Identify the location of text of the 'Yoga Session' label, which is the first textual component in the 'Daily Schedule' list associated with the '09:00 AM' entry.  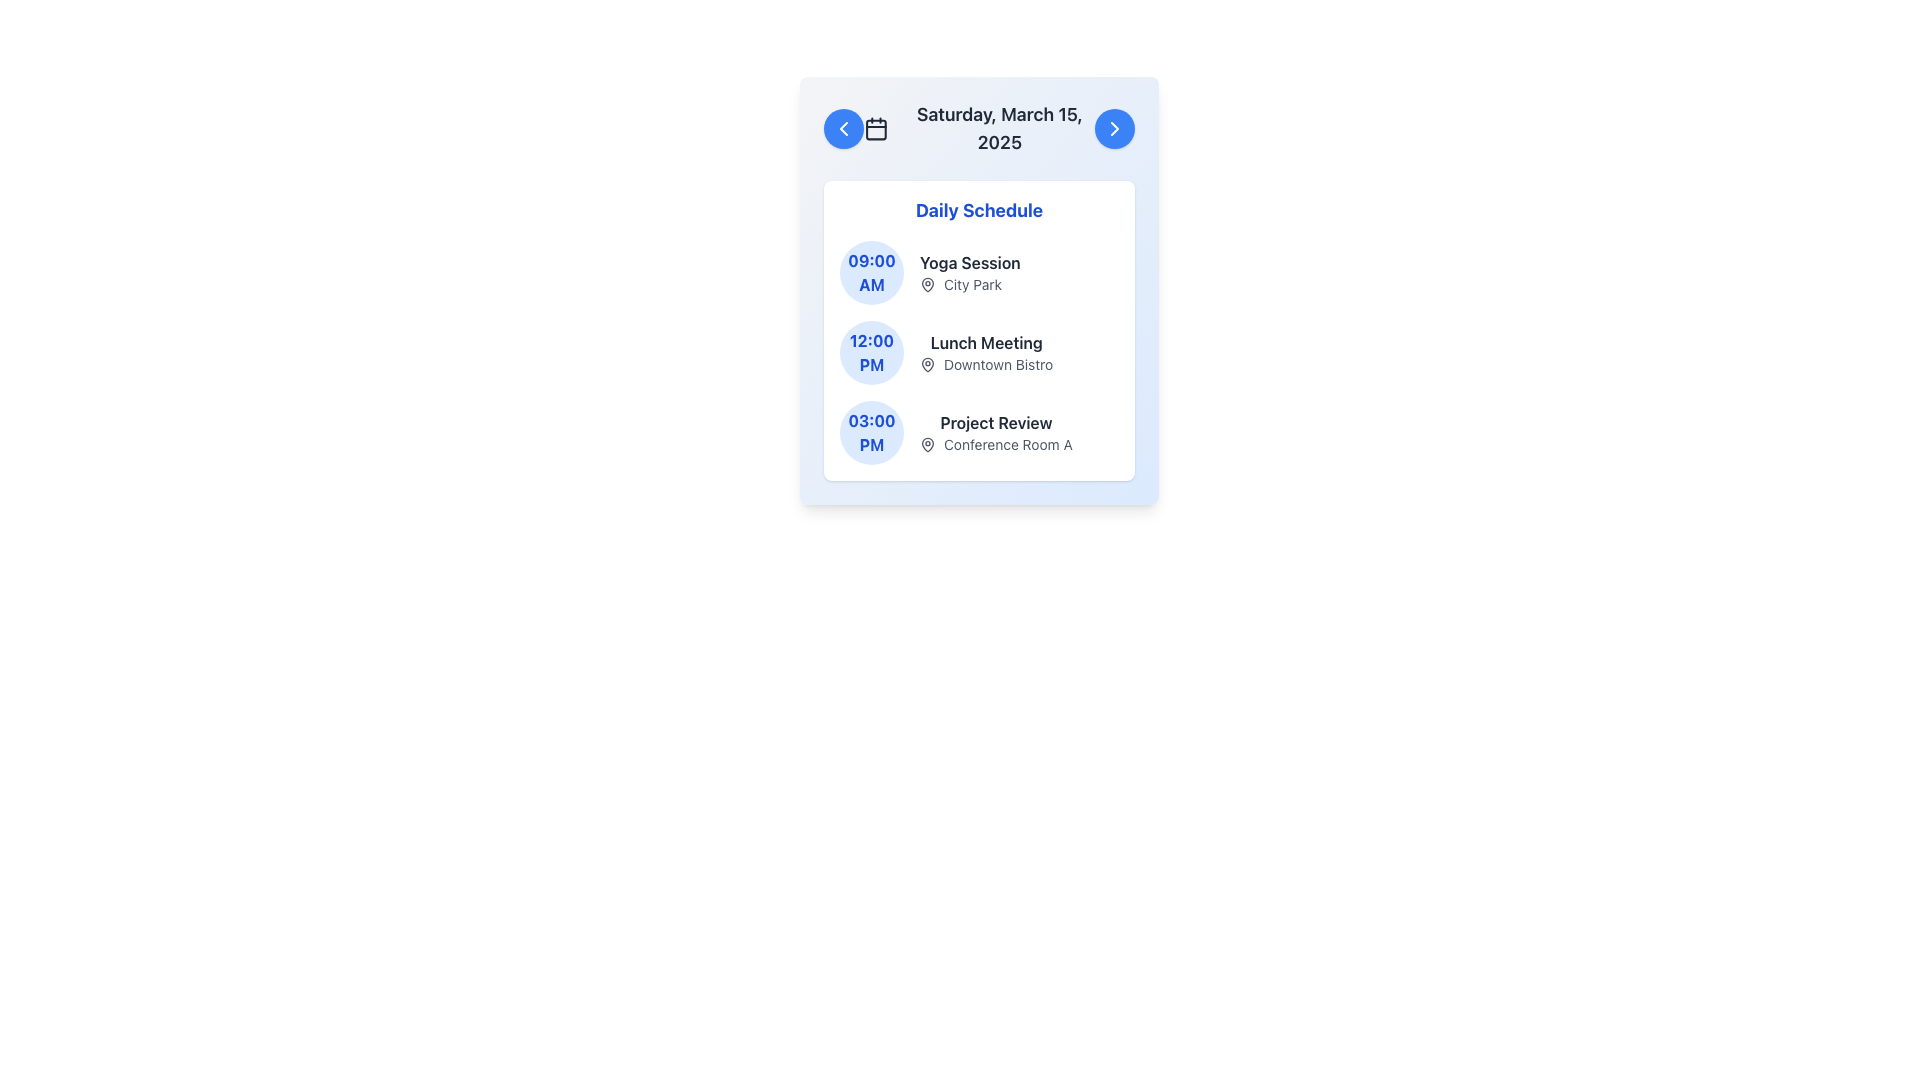
(970, 261).